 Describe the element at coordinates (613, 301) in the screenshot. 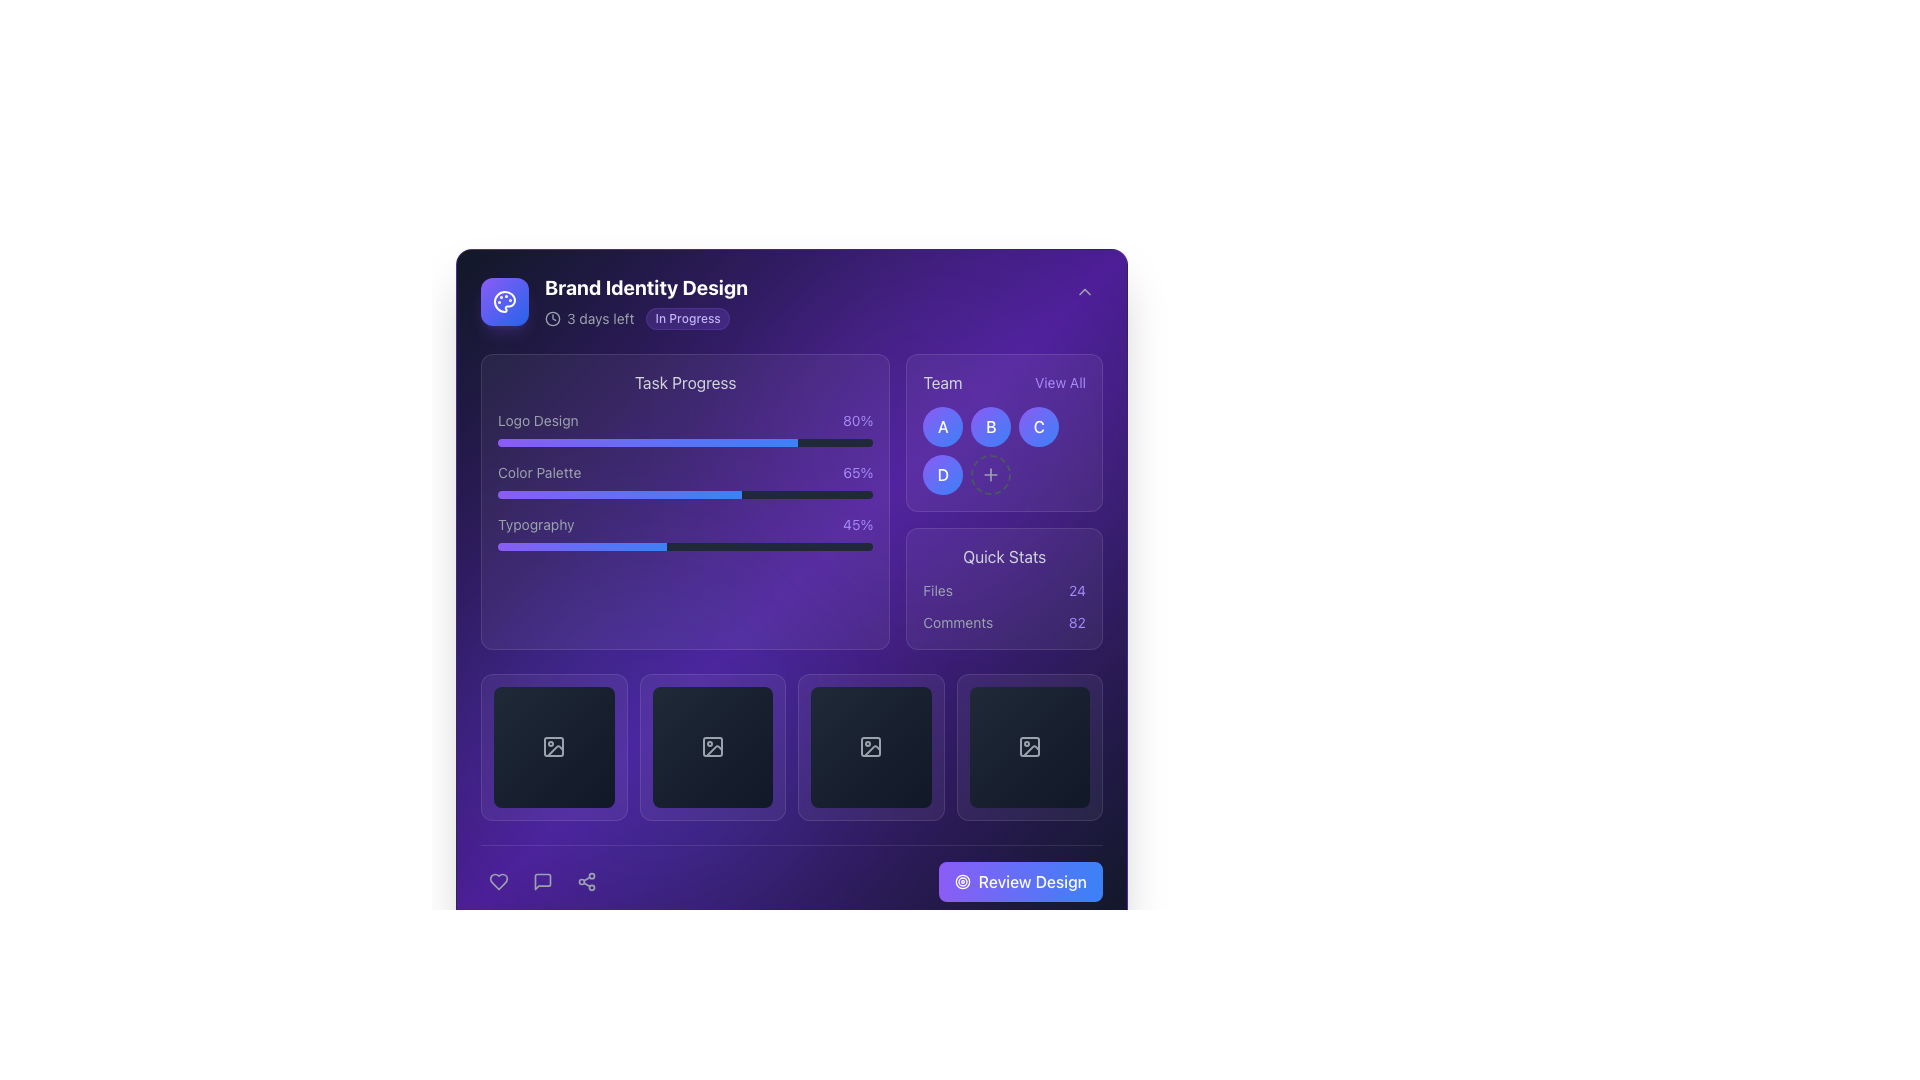

I see `information displayed in the prominent informational block that includes the text 'Brand Identity Design', '3 days left', and 'In Progress'` at that location.